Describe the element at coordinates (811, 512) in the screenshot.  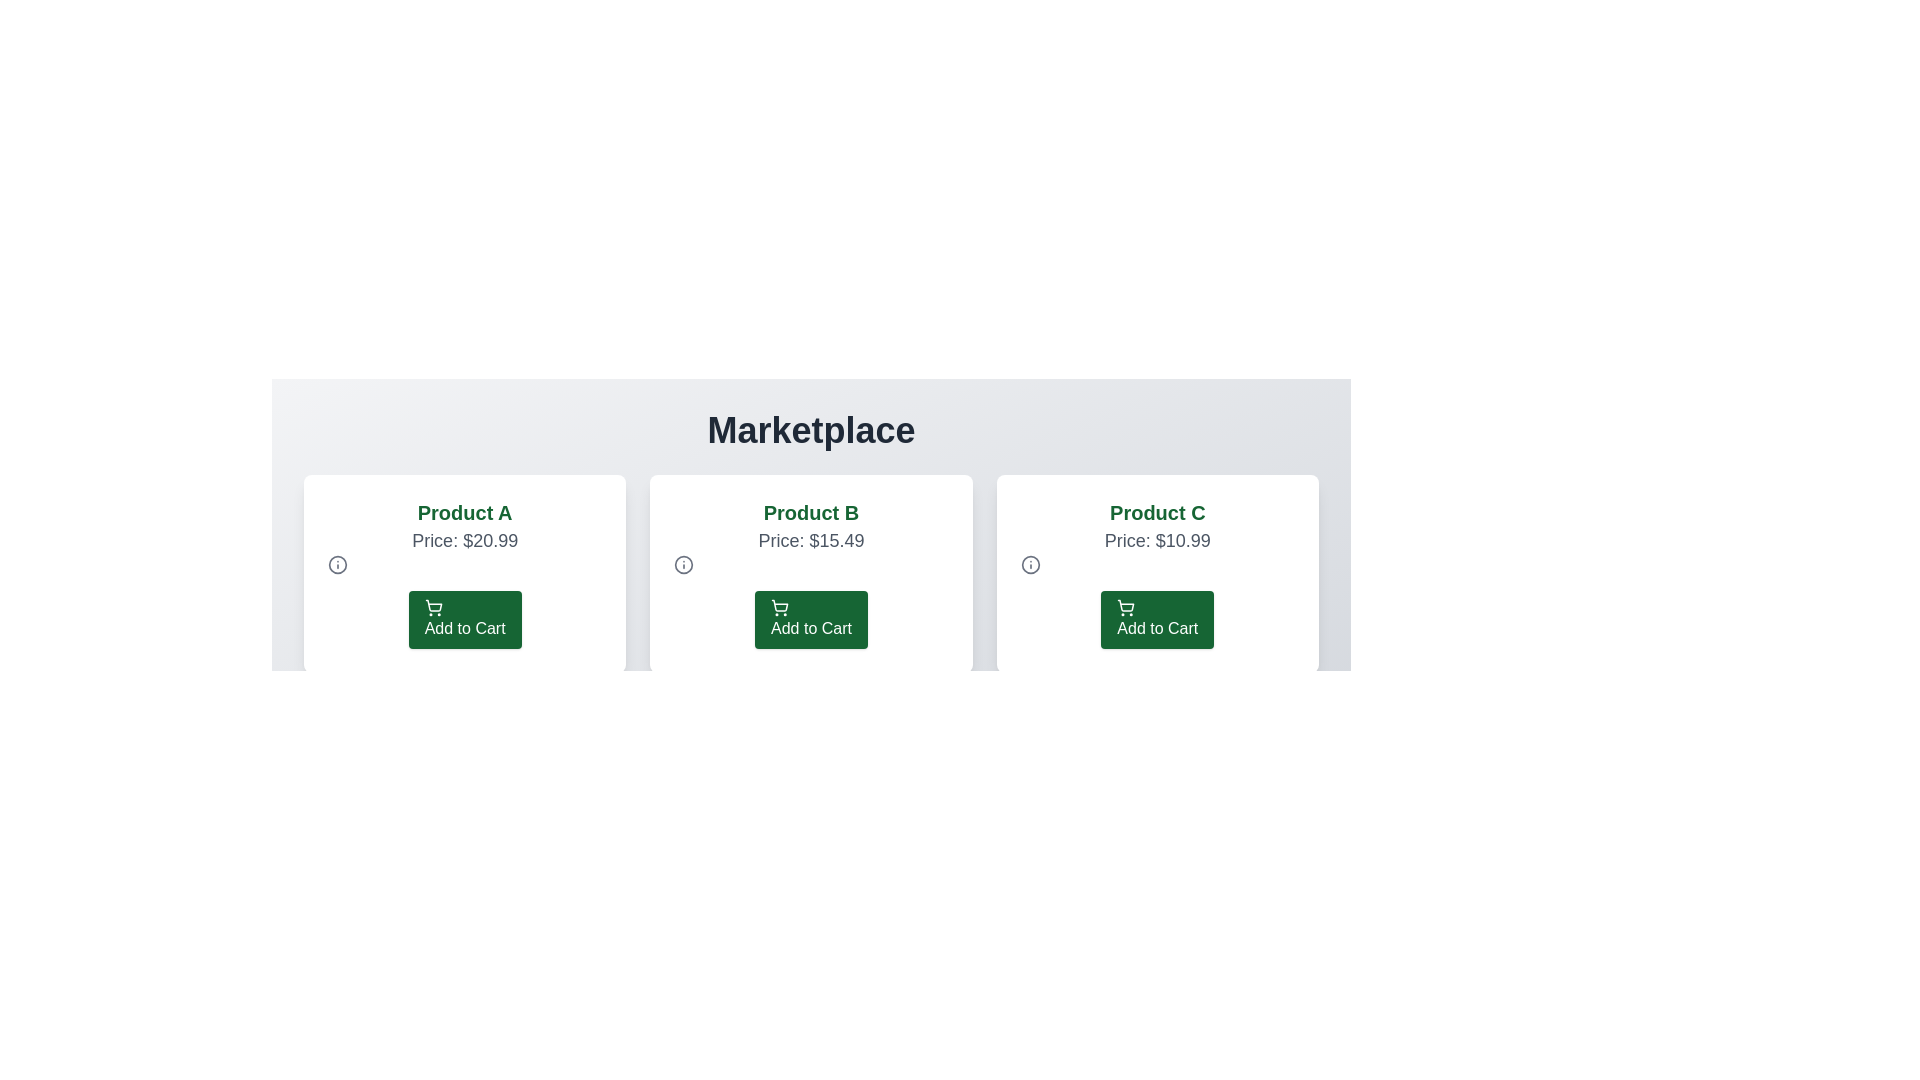
I see `identification text label located at the top of the product card, which helps in recognizing the product being described` at that location.